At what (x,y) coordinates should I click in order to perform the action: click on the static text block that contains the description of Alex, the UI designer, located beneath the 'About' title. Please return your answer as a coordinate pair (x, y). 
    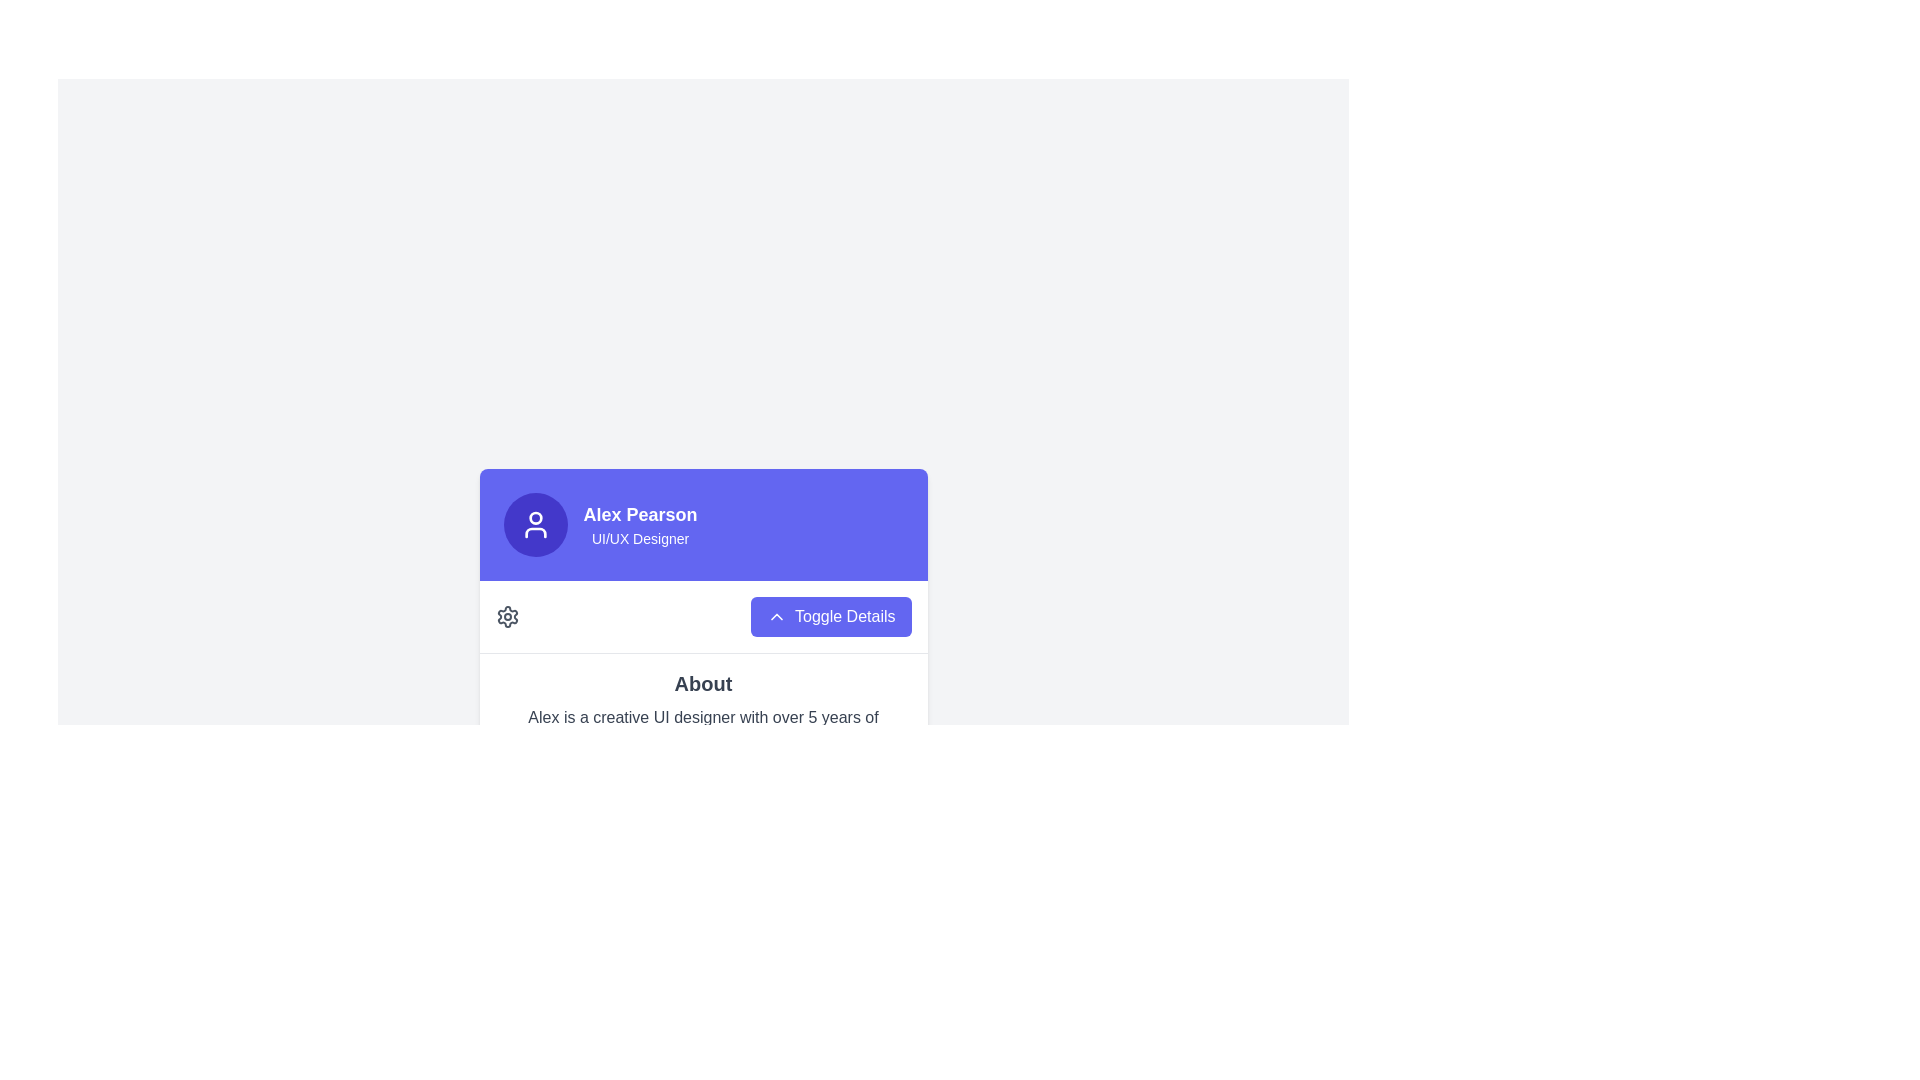
    Looking at the image, I should click on (703, 729).